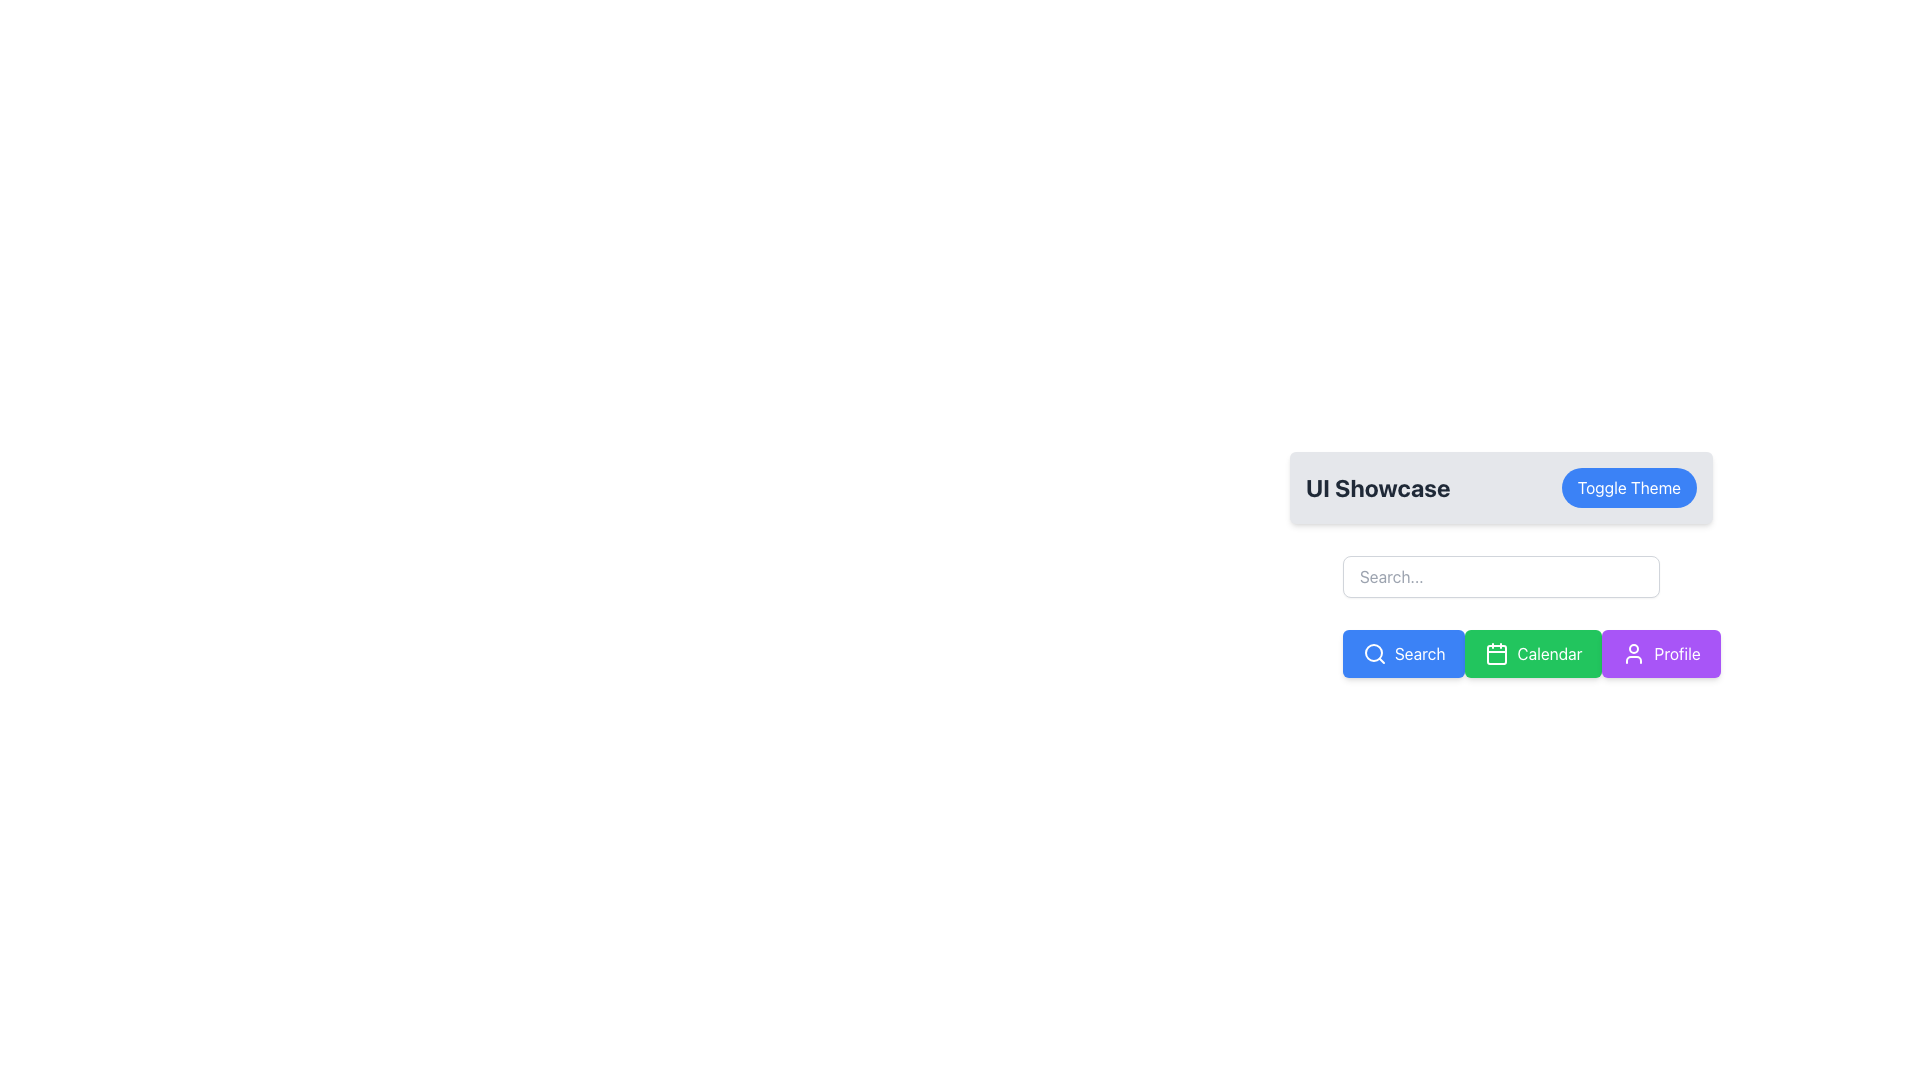  Describe the element at coordinates (1677, 654) in the screenshot. I see `the text label indicating the 'Profile' button's function, which is positioned centrally within the purple button frame in the bottom right corner of the interface` at that location.